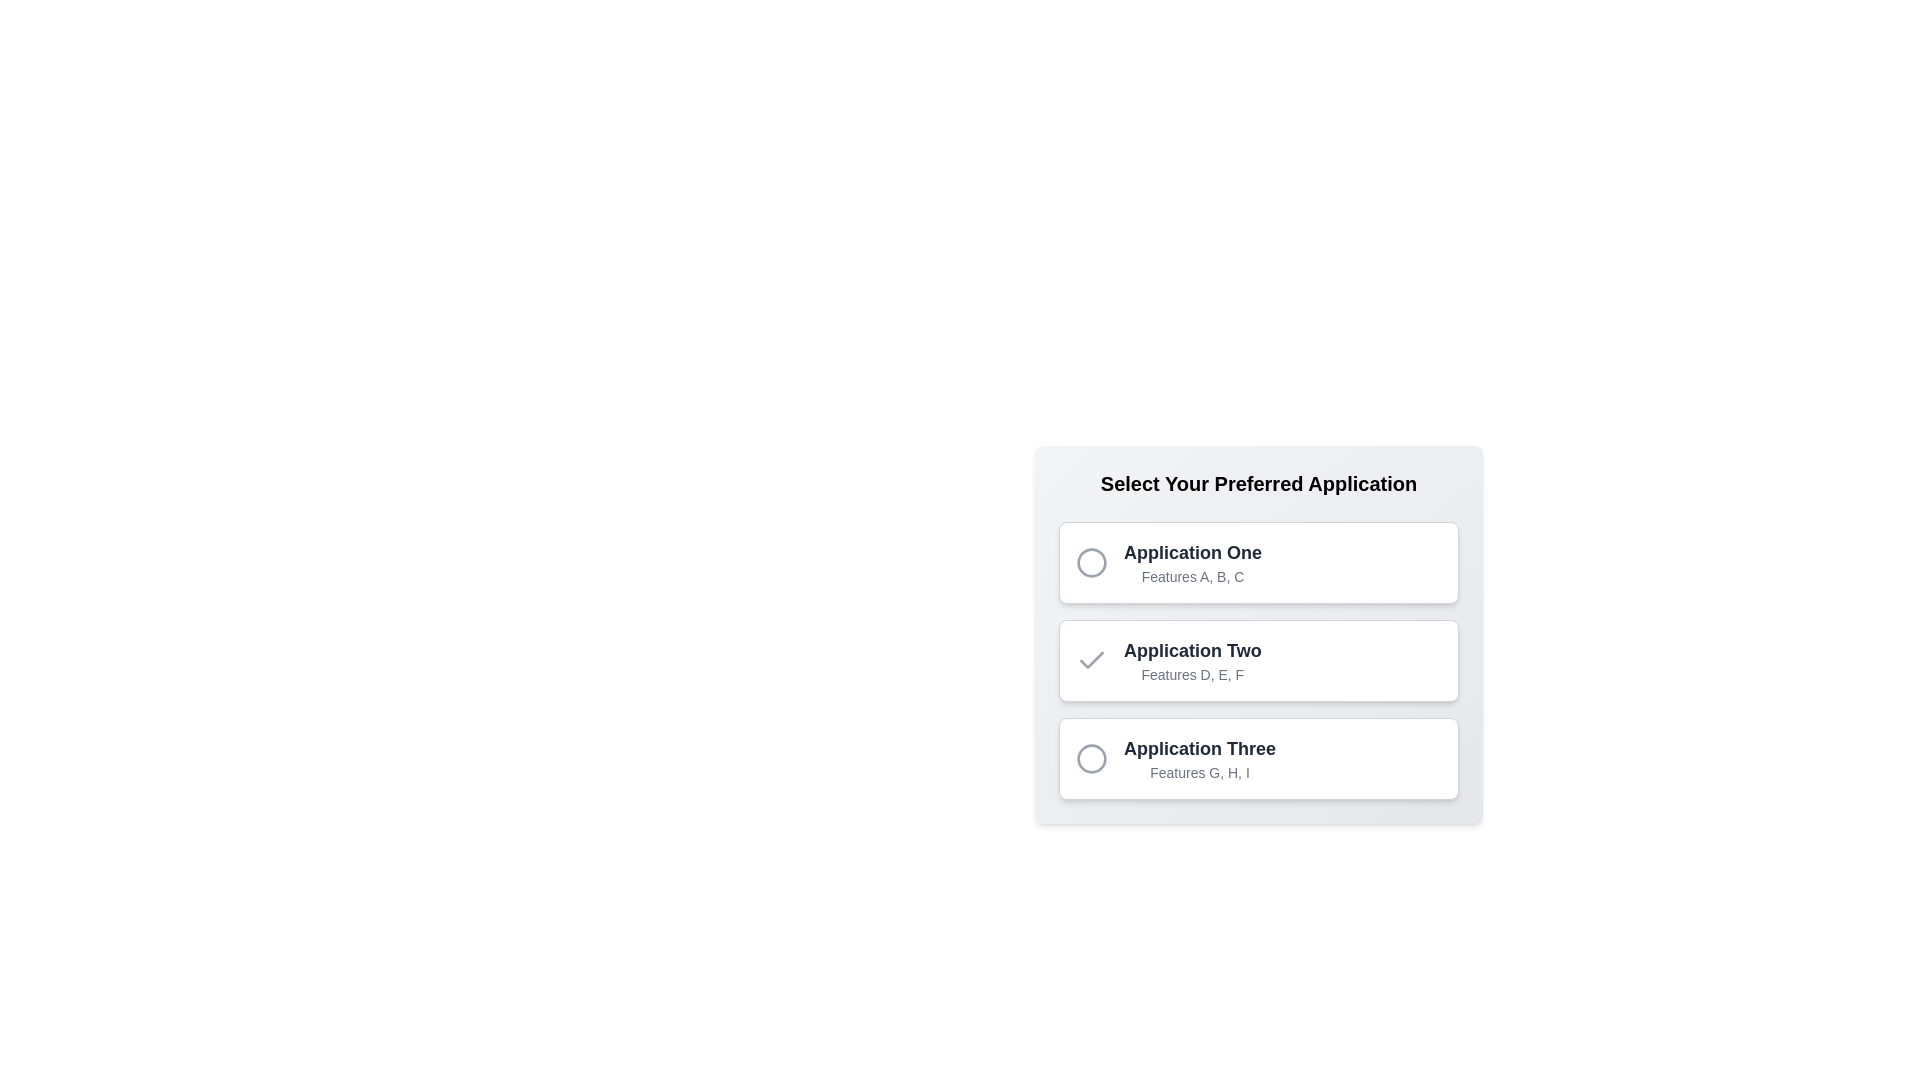 This screenshot has height=1080, width=1920. What do you see at coordinates (1192, 651) in the screenshot?
I see `the title text element that corresponds to 'Application Two' in the application selection list` at bounding box center [1192, 651].